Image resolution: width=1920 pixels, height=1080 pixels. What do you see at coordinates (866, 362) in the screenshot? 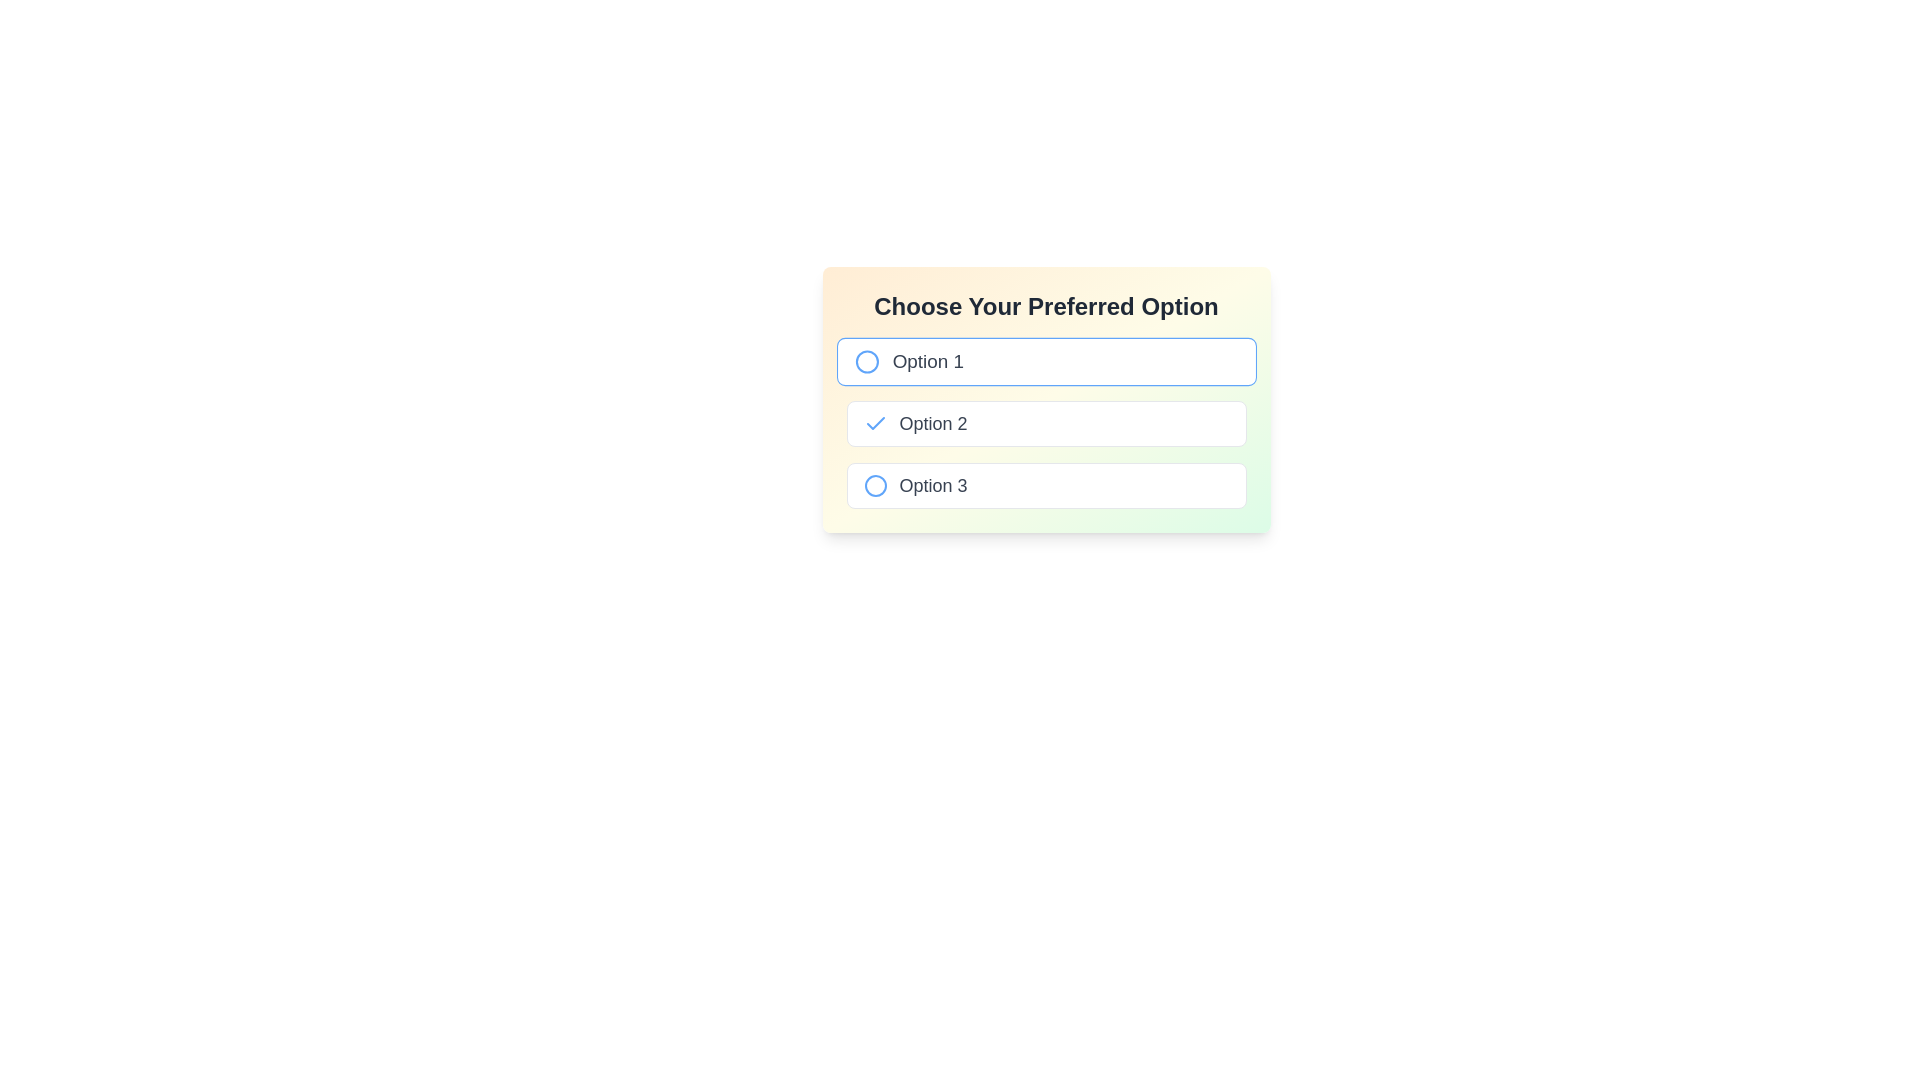
I see `the radio button icon for 'Option 1'` at bounding box center [866, 362].